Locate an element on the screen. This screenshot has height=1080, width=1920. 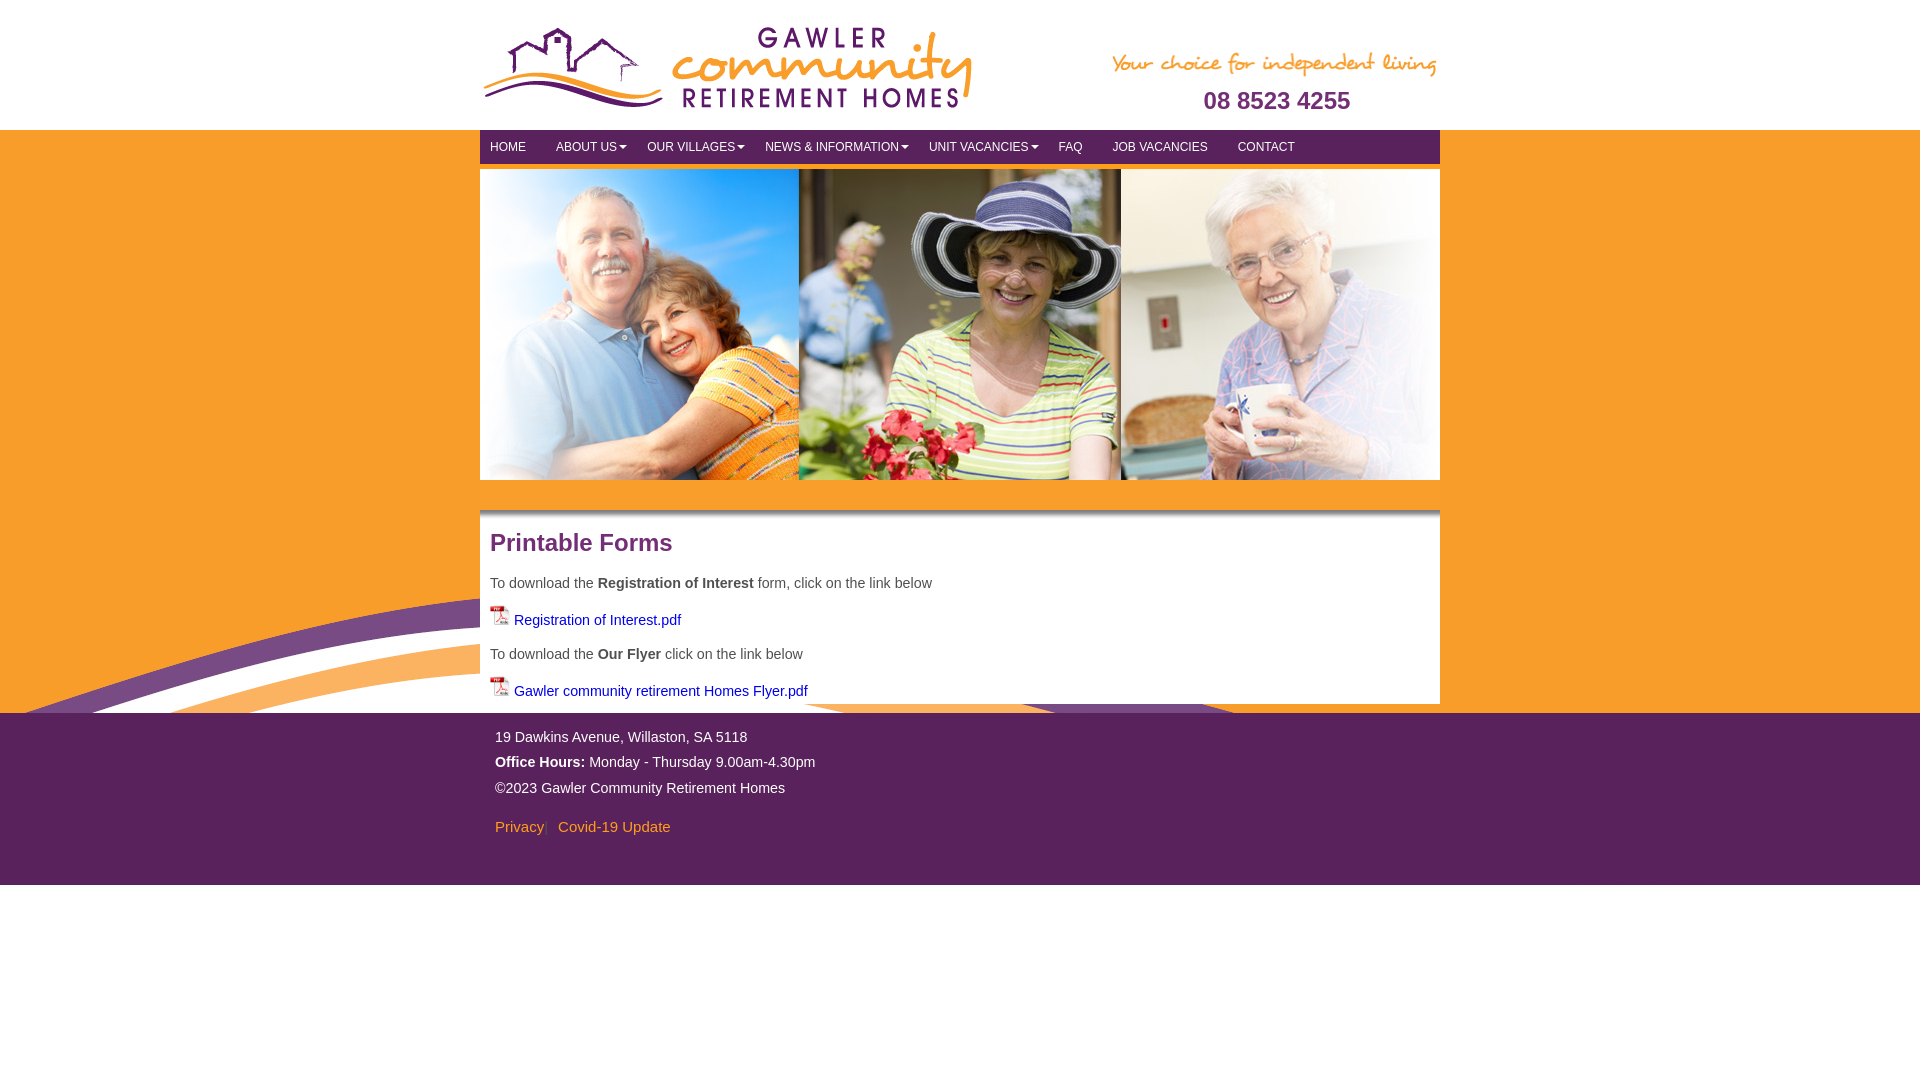
'JOB VACANCIES' is located at coordinates (1165, 145).